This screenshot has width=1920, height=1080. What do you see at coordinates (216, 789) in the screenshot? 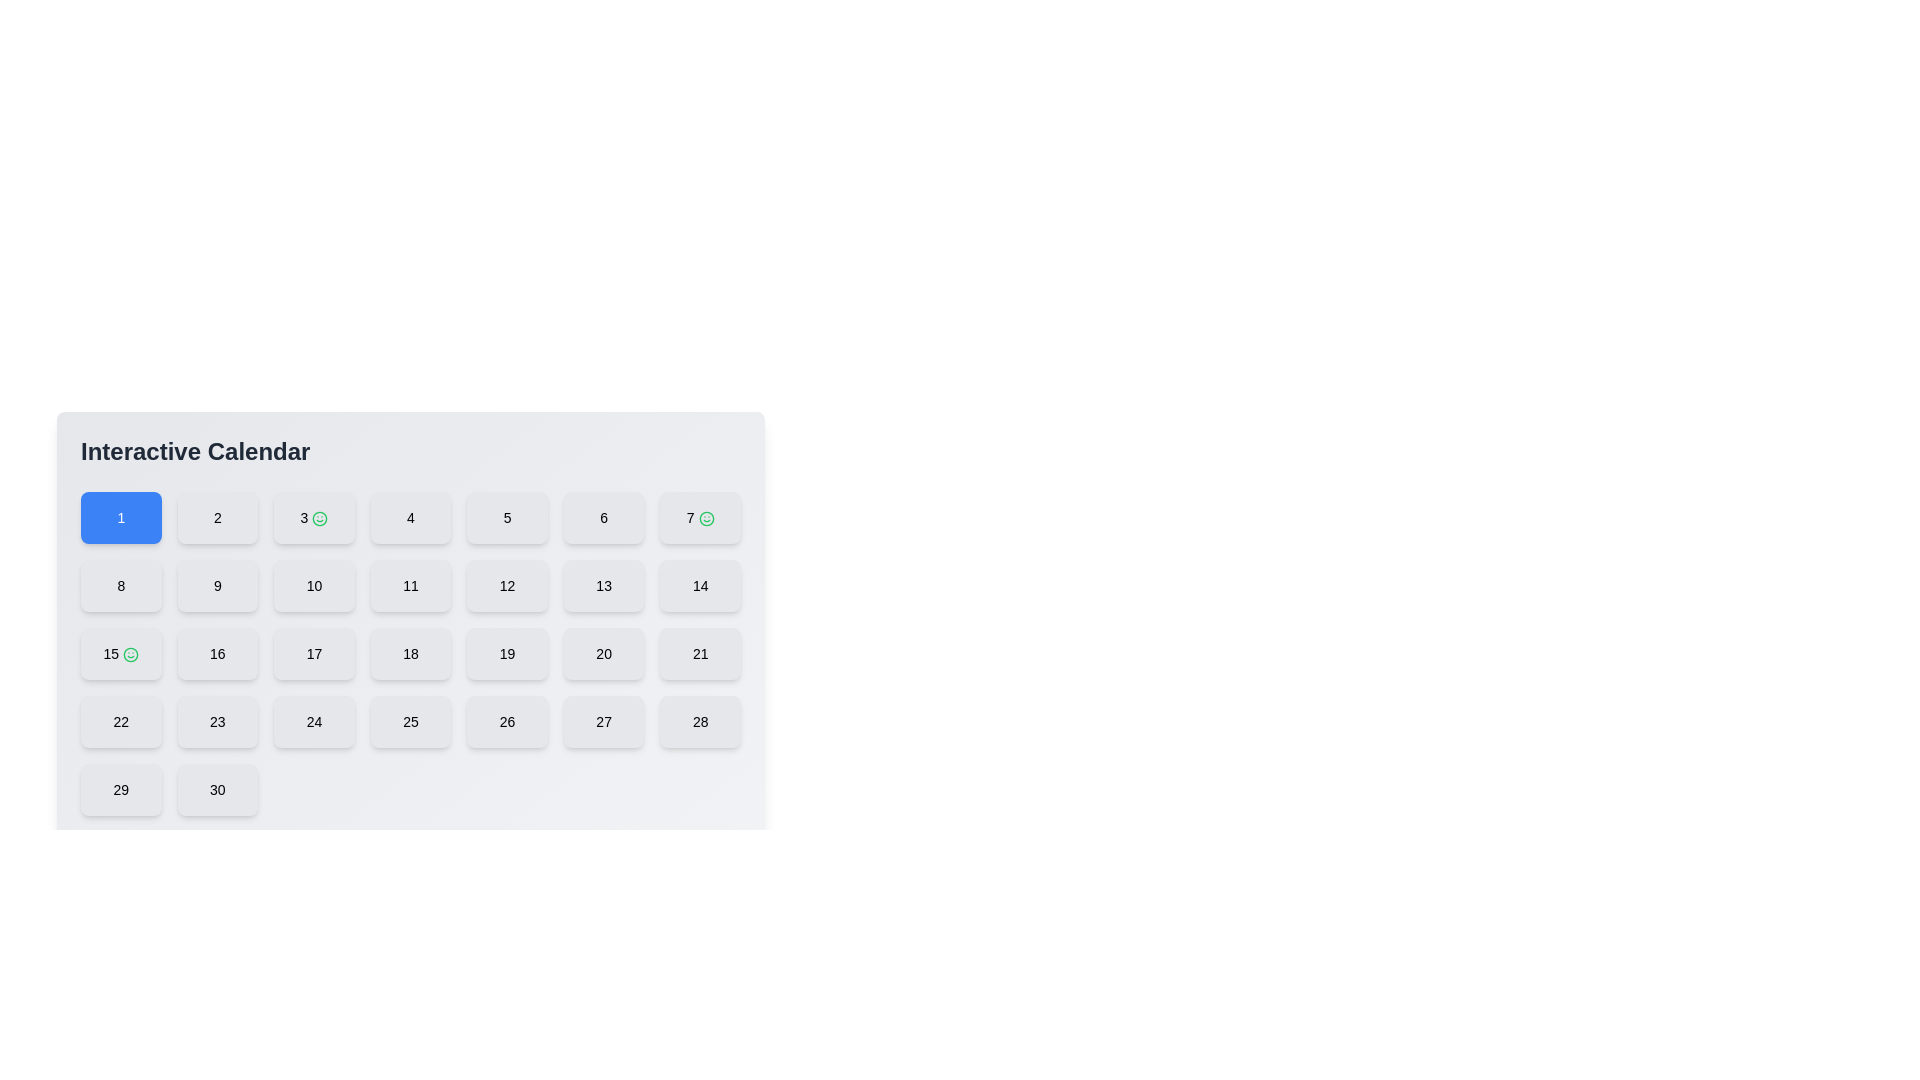
I see `the button with the number '30', which is a rounded square with a light gray background located in the bottom right of a 7-column grid layout` at bounding box center [216, 789].